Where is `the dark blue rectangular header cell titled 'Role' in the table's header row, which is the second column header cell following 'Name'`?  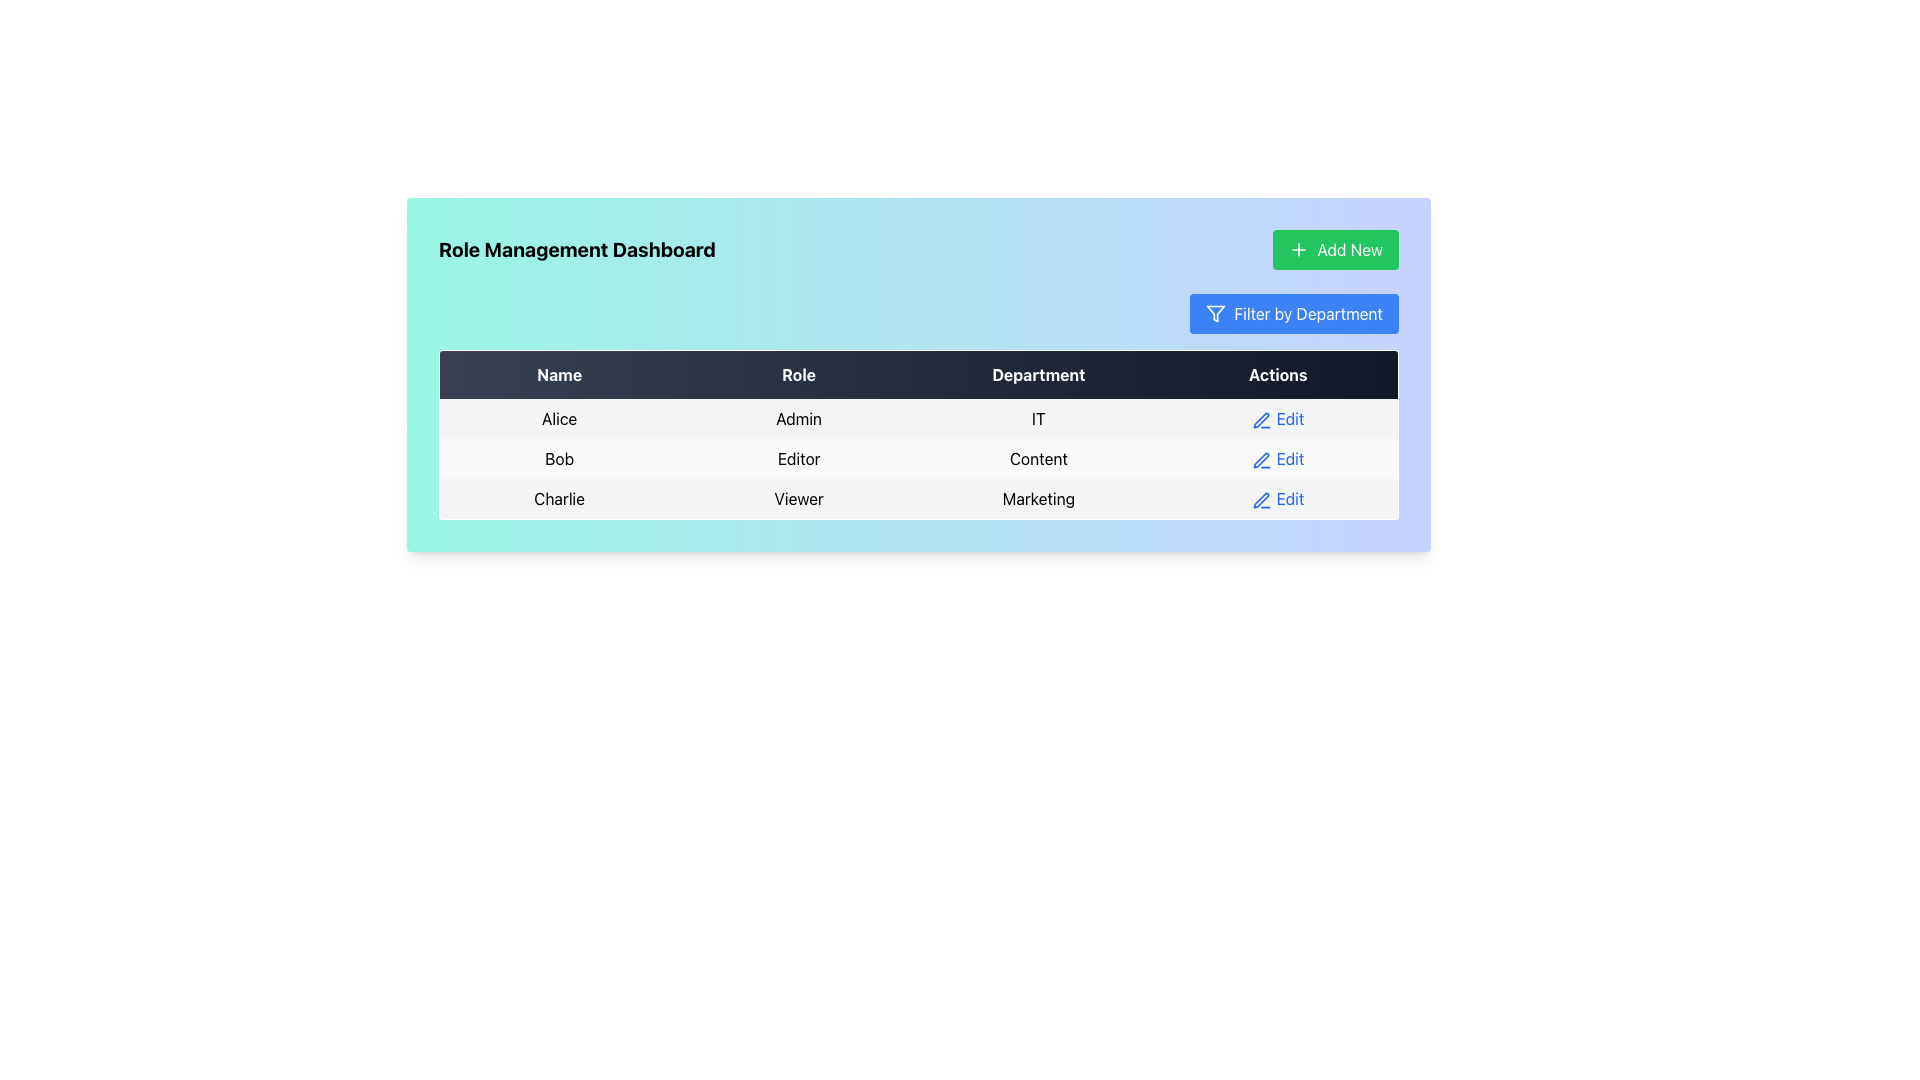
the dark blue rectangular header cell titled 'Role' in the table's header row, which is the second column header cell following 'Name' is located at coordinates (798, 374).